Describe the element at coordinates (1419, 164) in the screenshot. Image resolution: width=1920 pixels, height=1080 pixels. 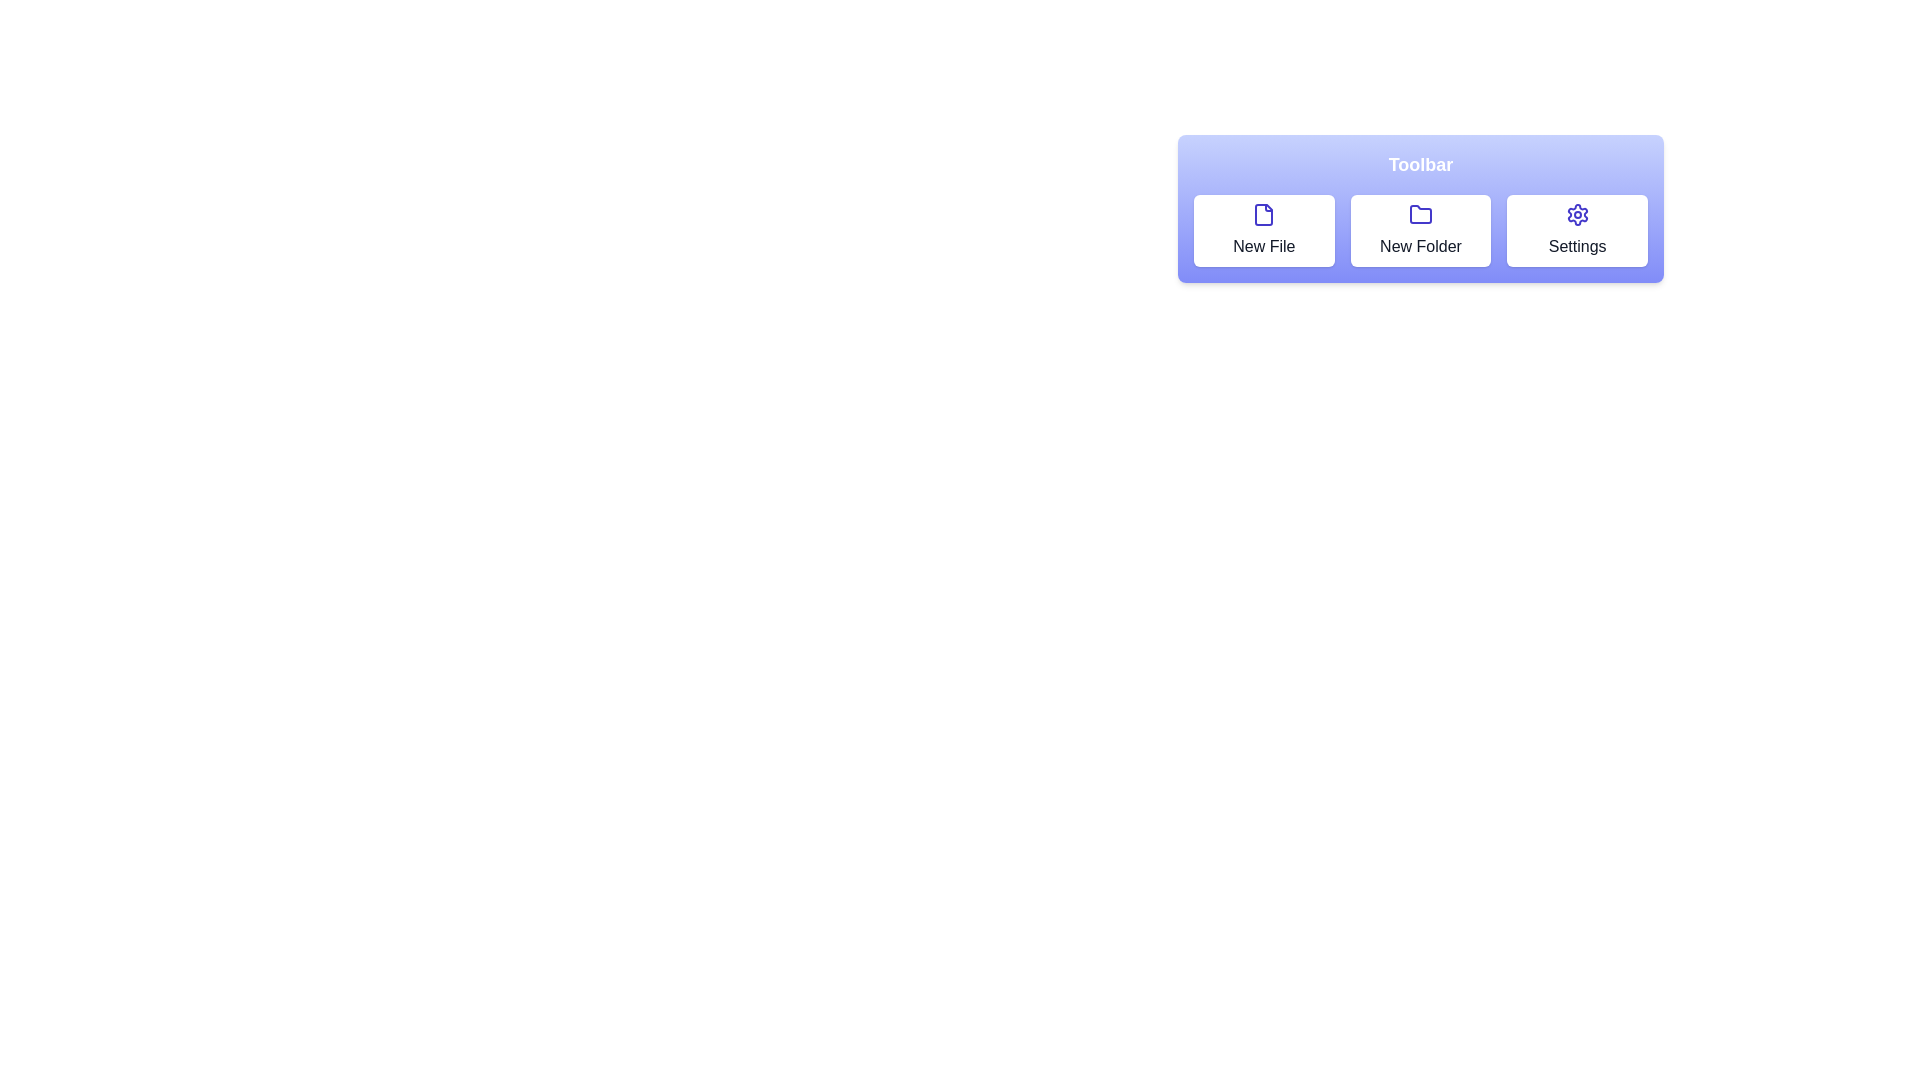
I see `text of the Text Label that serves as a title for the panel or section, positioned at the top of the group above interactive elements like 'New File,' 'New Folder,' and 'Settings.'` at that location.